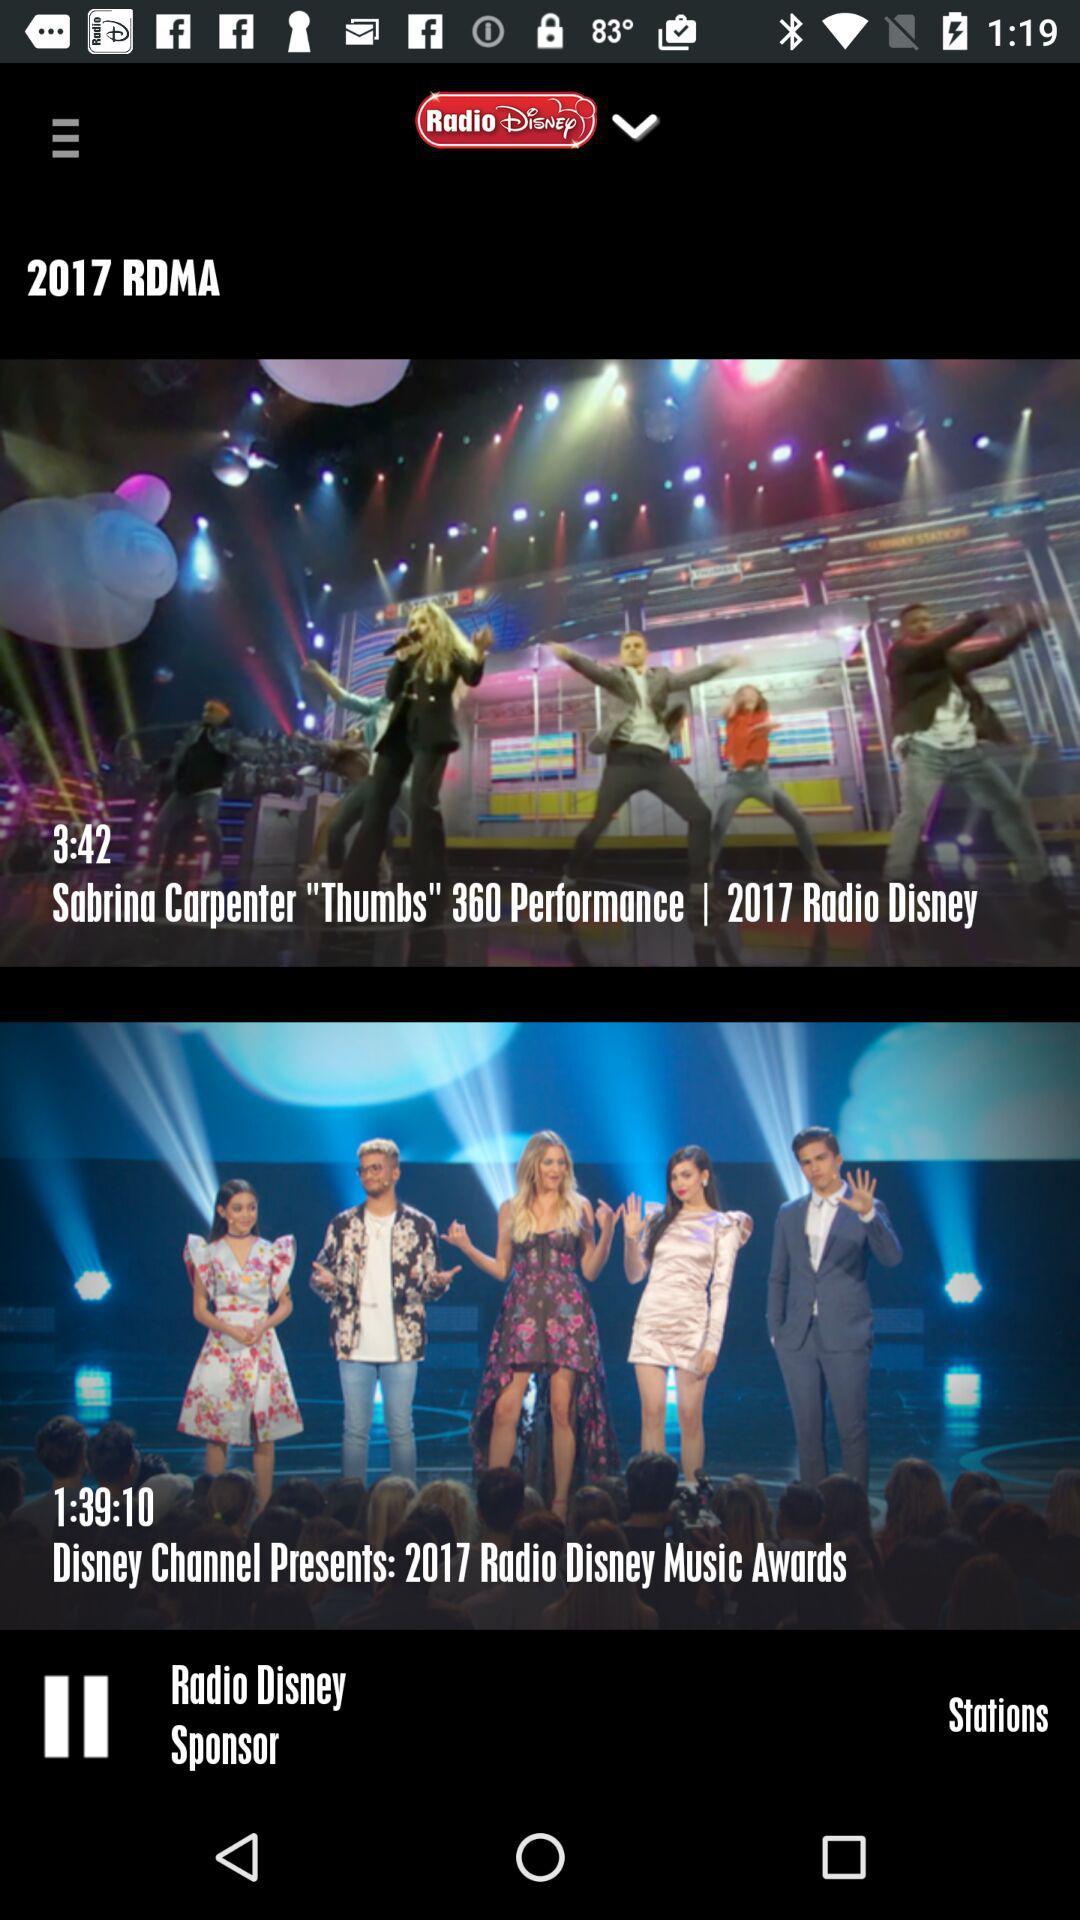 This screenshot has height=1920, width=1080. What do you see at coordinates (72, 135) in the screenshot?
I see `item at the top left corner` at bounding box center [72, 135].